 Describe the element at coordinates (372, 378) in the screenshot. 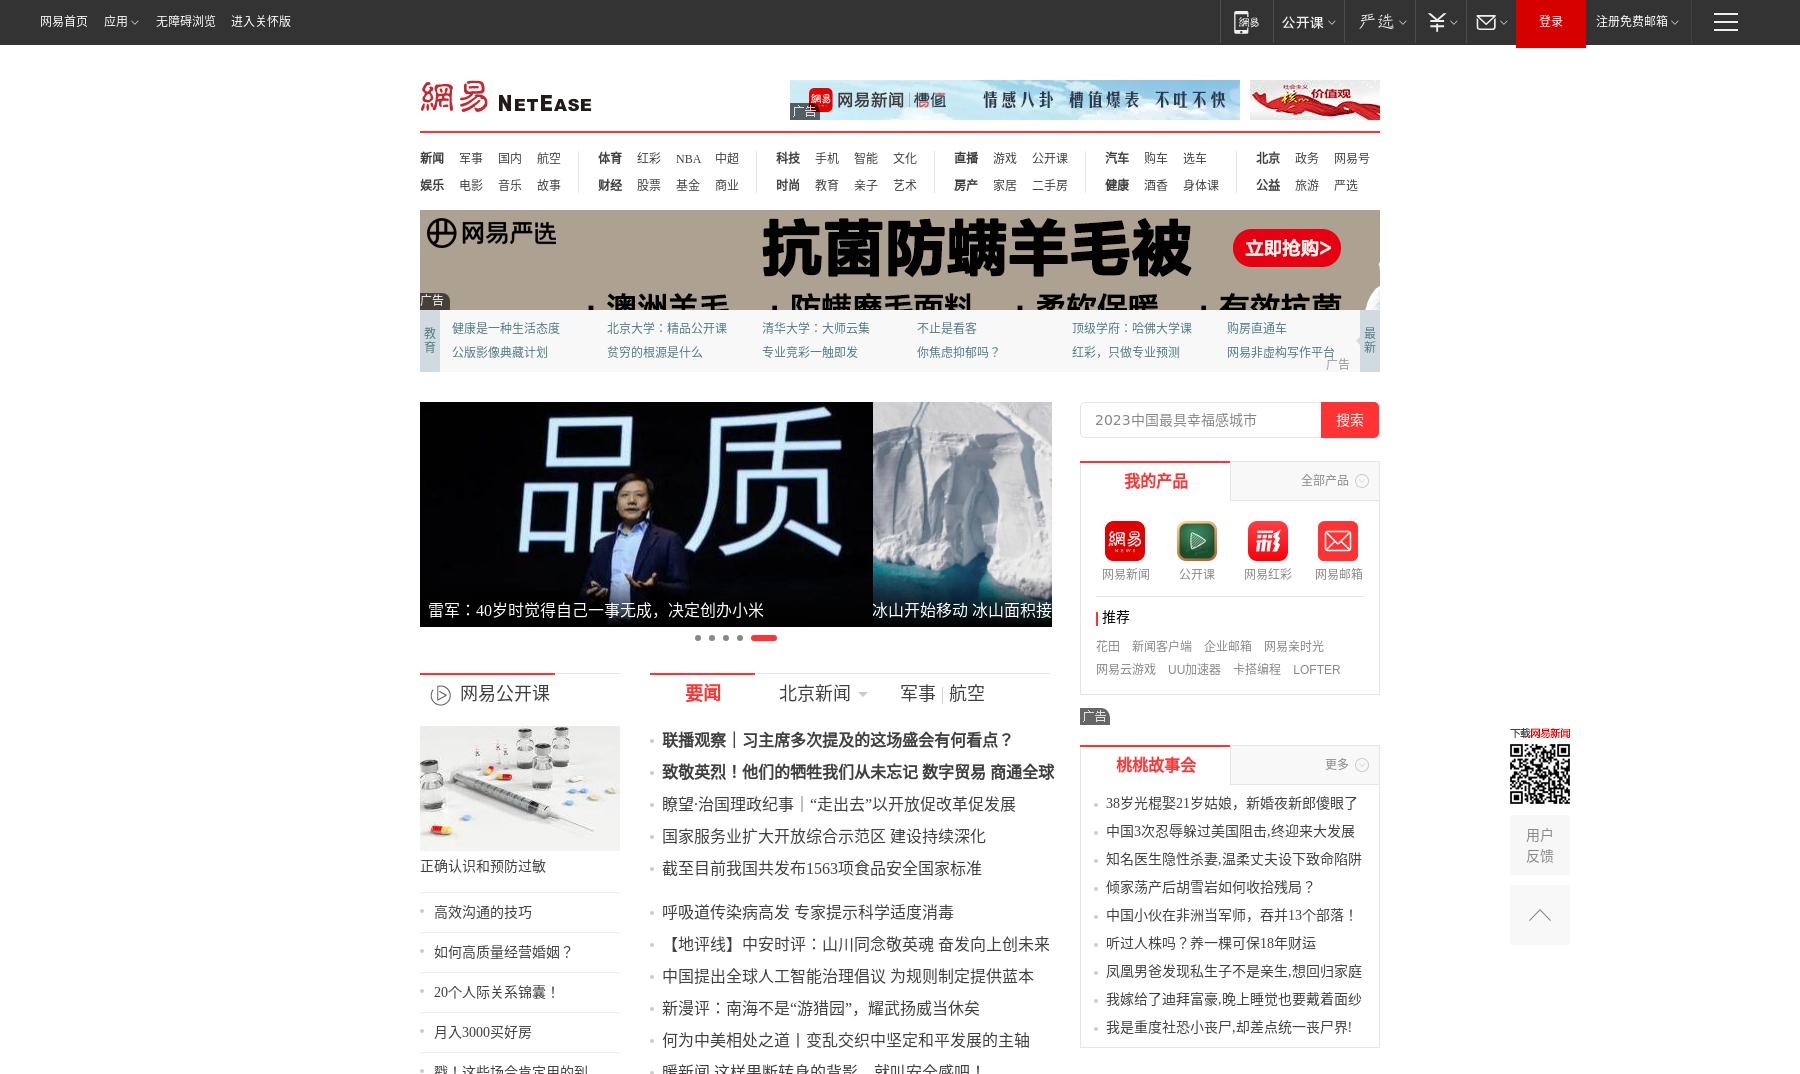

I see `'TED演讲全网首播'` at that location.